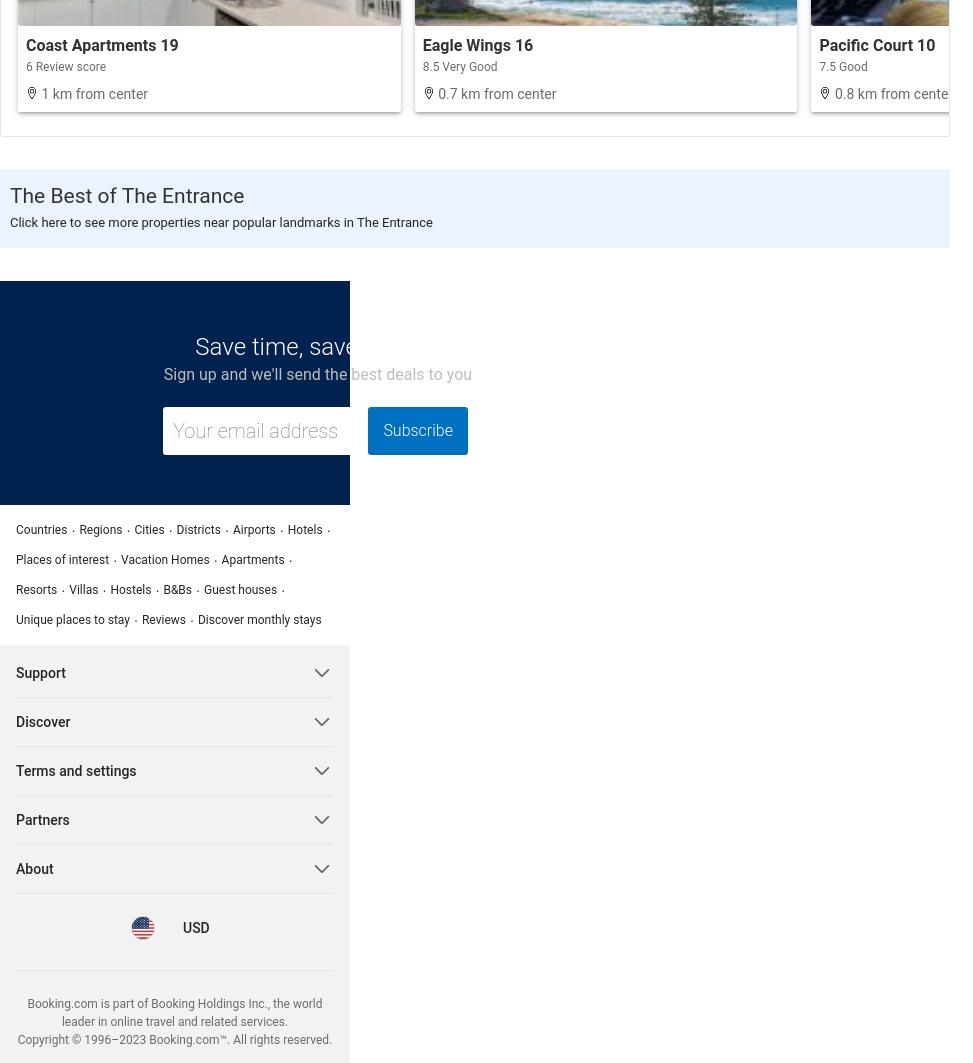 The image size is (973, 1063). I want to click on 'Hotels', so click(304, 530).